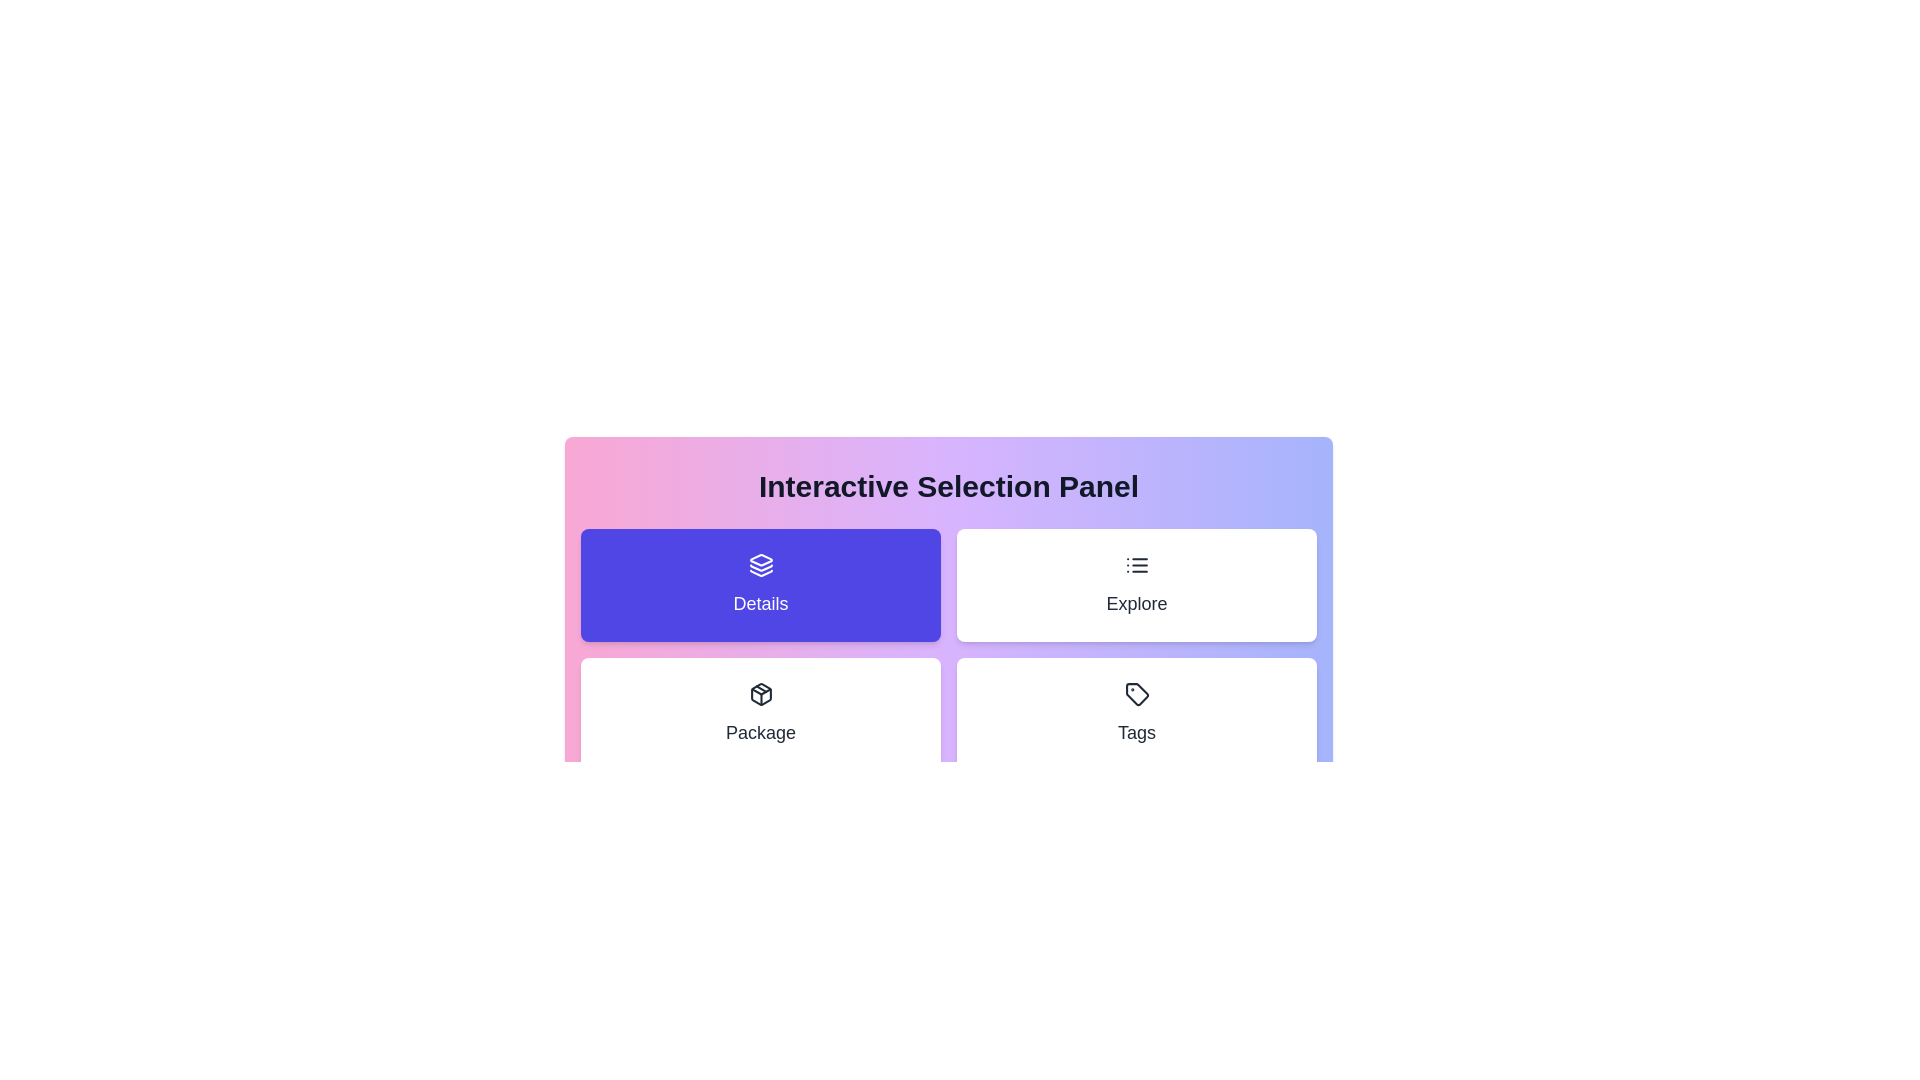  Describe the element at coordinates (1137, 585) in the screenshot. I see `the 'Explore' button located in the first row, second column of the grid layout` at that location.